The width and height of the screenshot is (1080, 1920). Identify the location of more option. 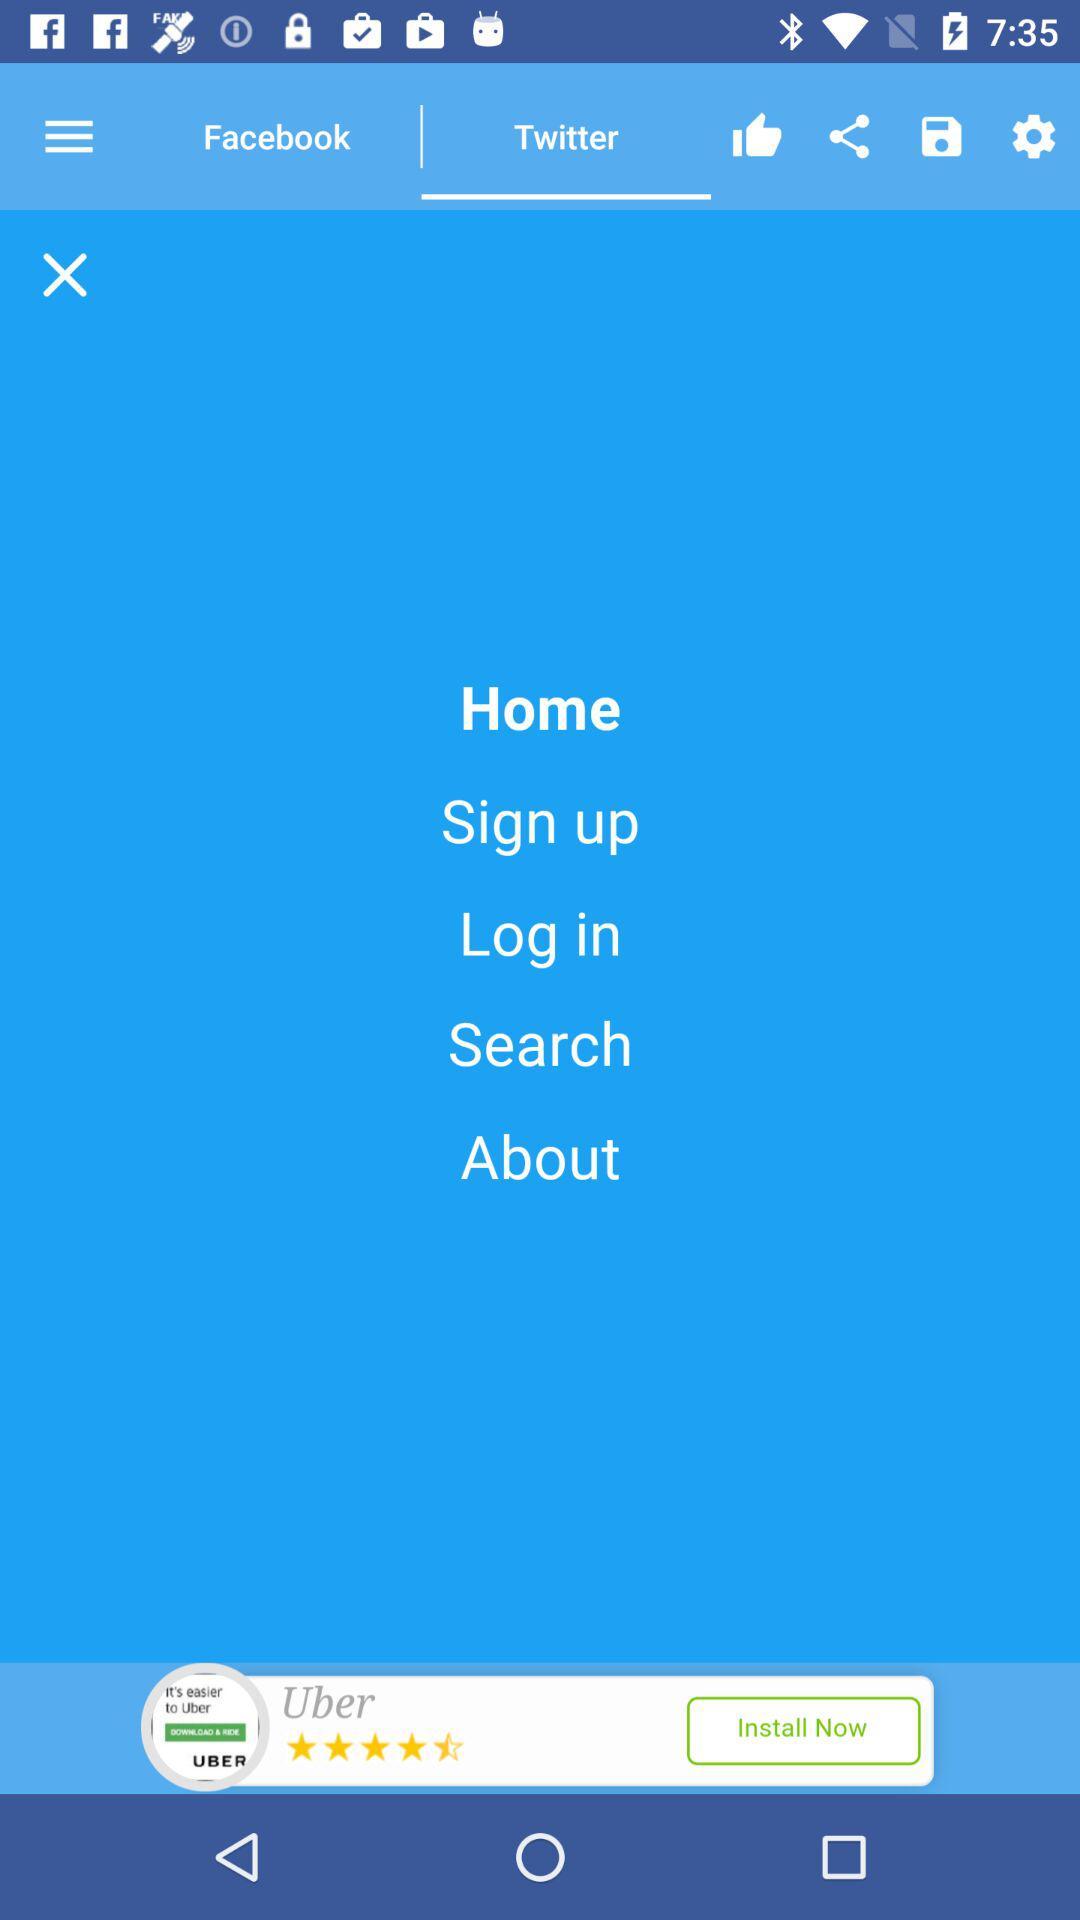
(86, 135).